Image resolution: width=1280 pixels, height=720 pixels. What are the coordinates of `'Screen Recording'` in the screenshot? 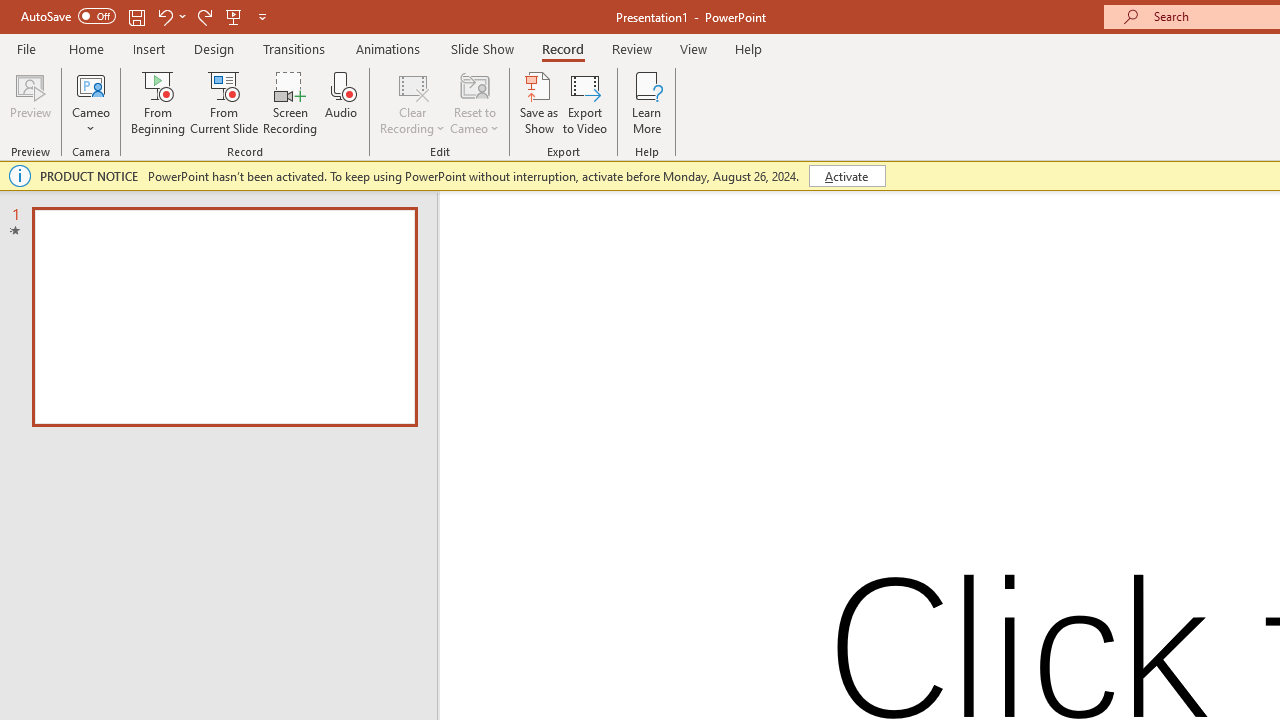 It's located at (289, 103).